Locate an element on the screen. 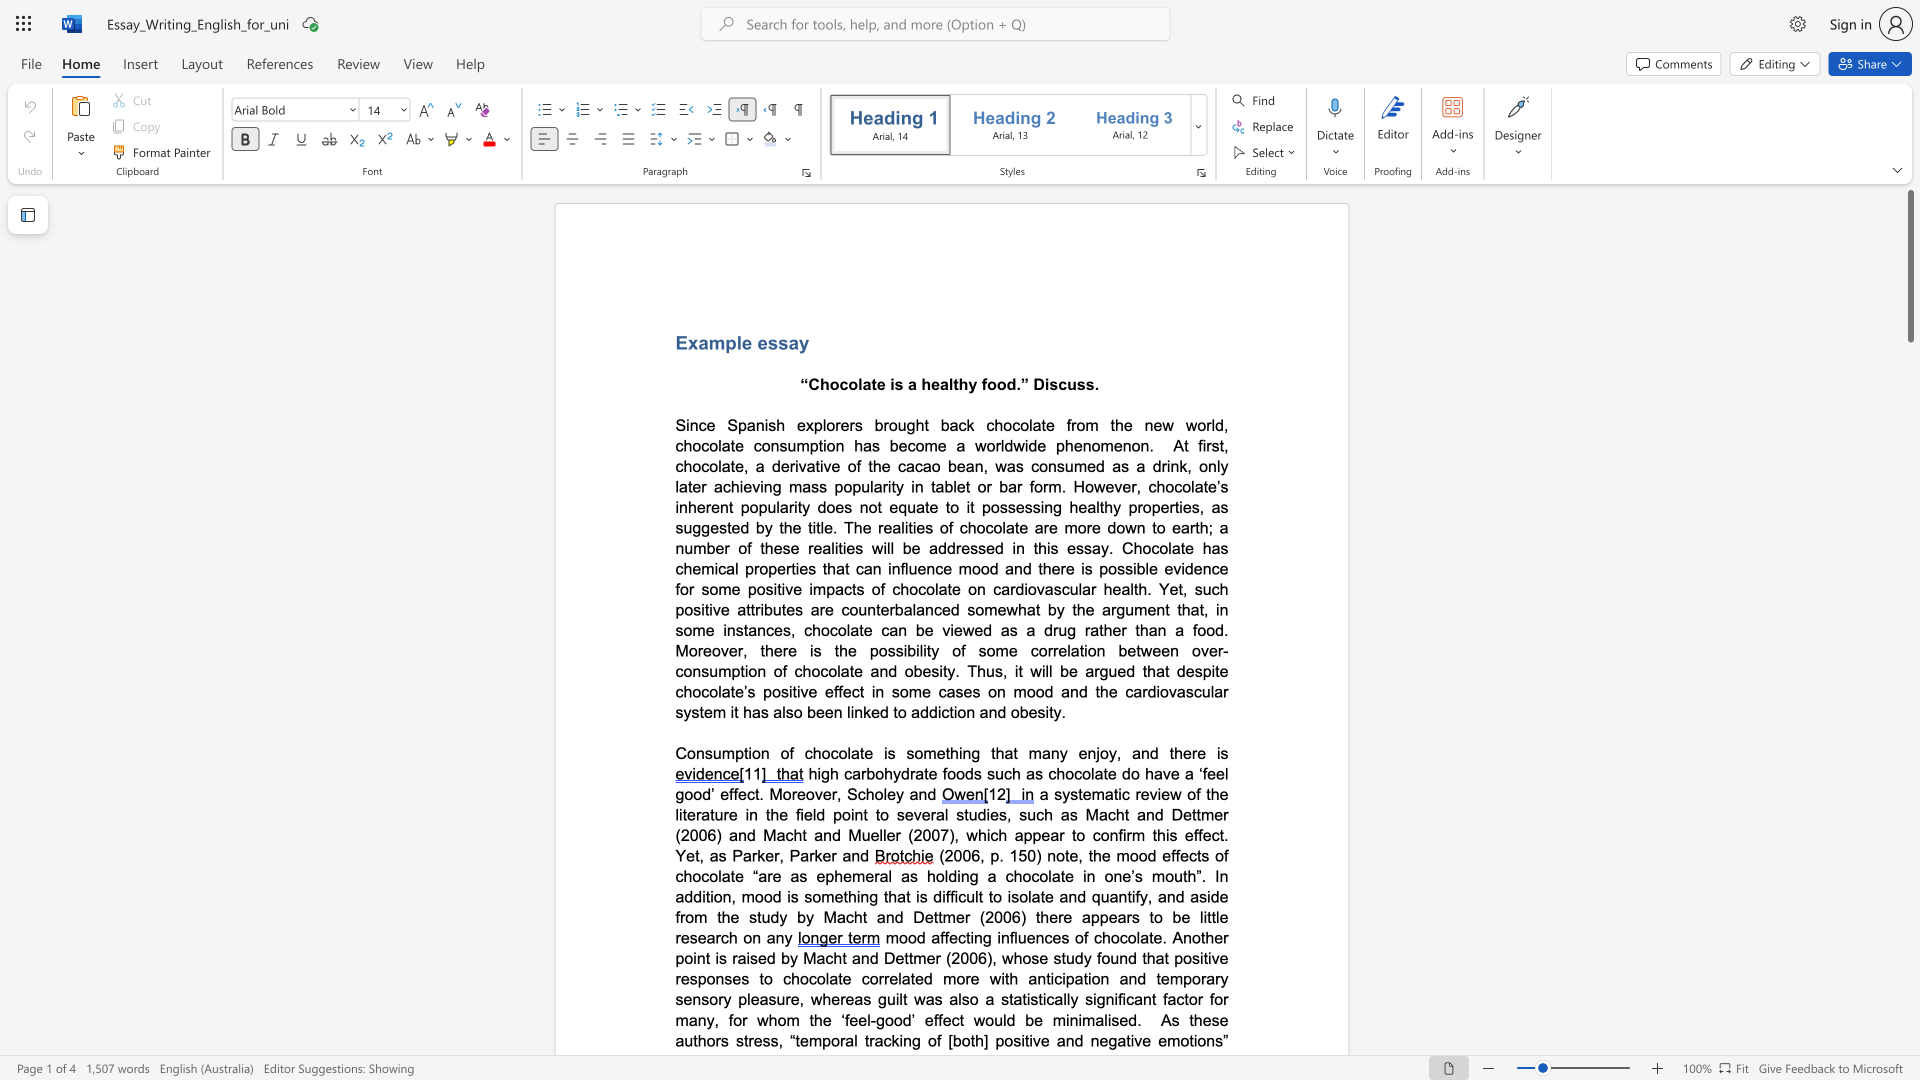 The width and height of the screenshot is (1920, 1080). the scrollbar on the side is located at coordinates (1909, 599).